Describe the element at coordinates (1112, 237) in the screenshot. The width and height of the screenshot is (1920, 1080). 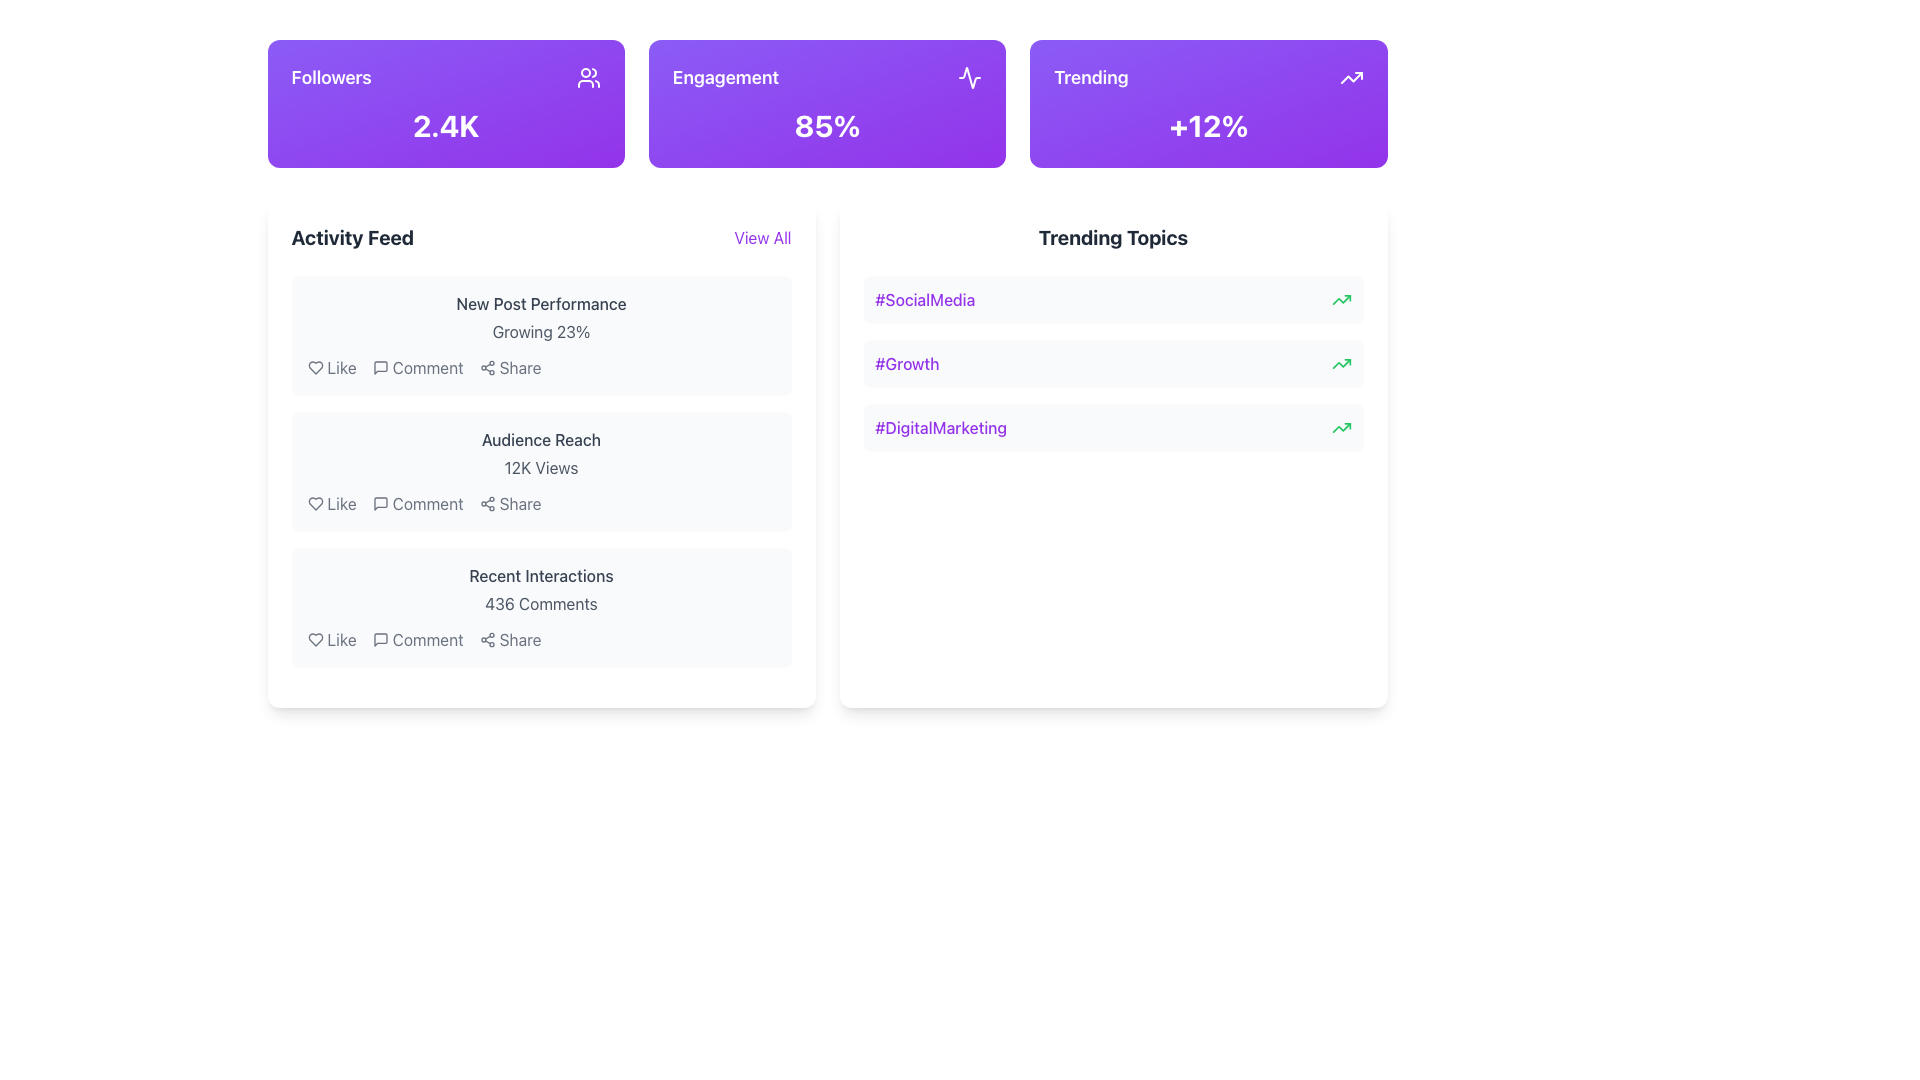
I see `text header displaying 'Trending Topics' at the top of the trending topics card for context` at that location.